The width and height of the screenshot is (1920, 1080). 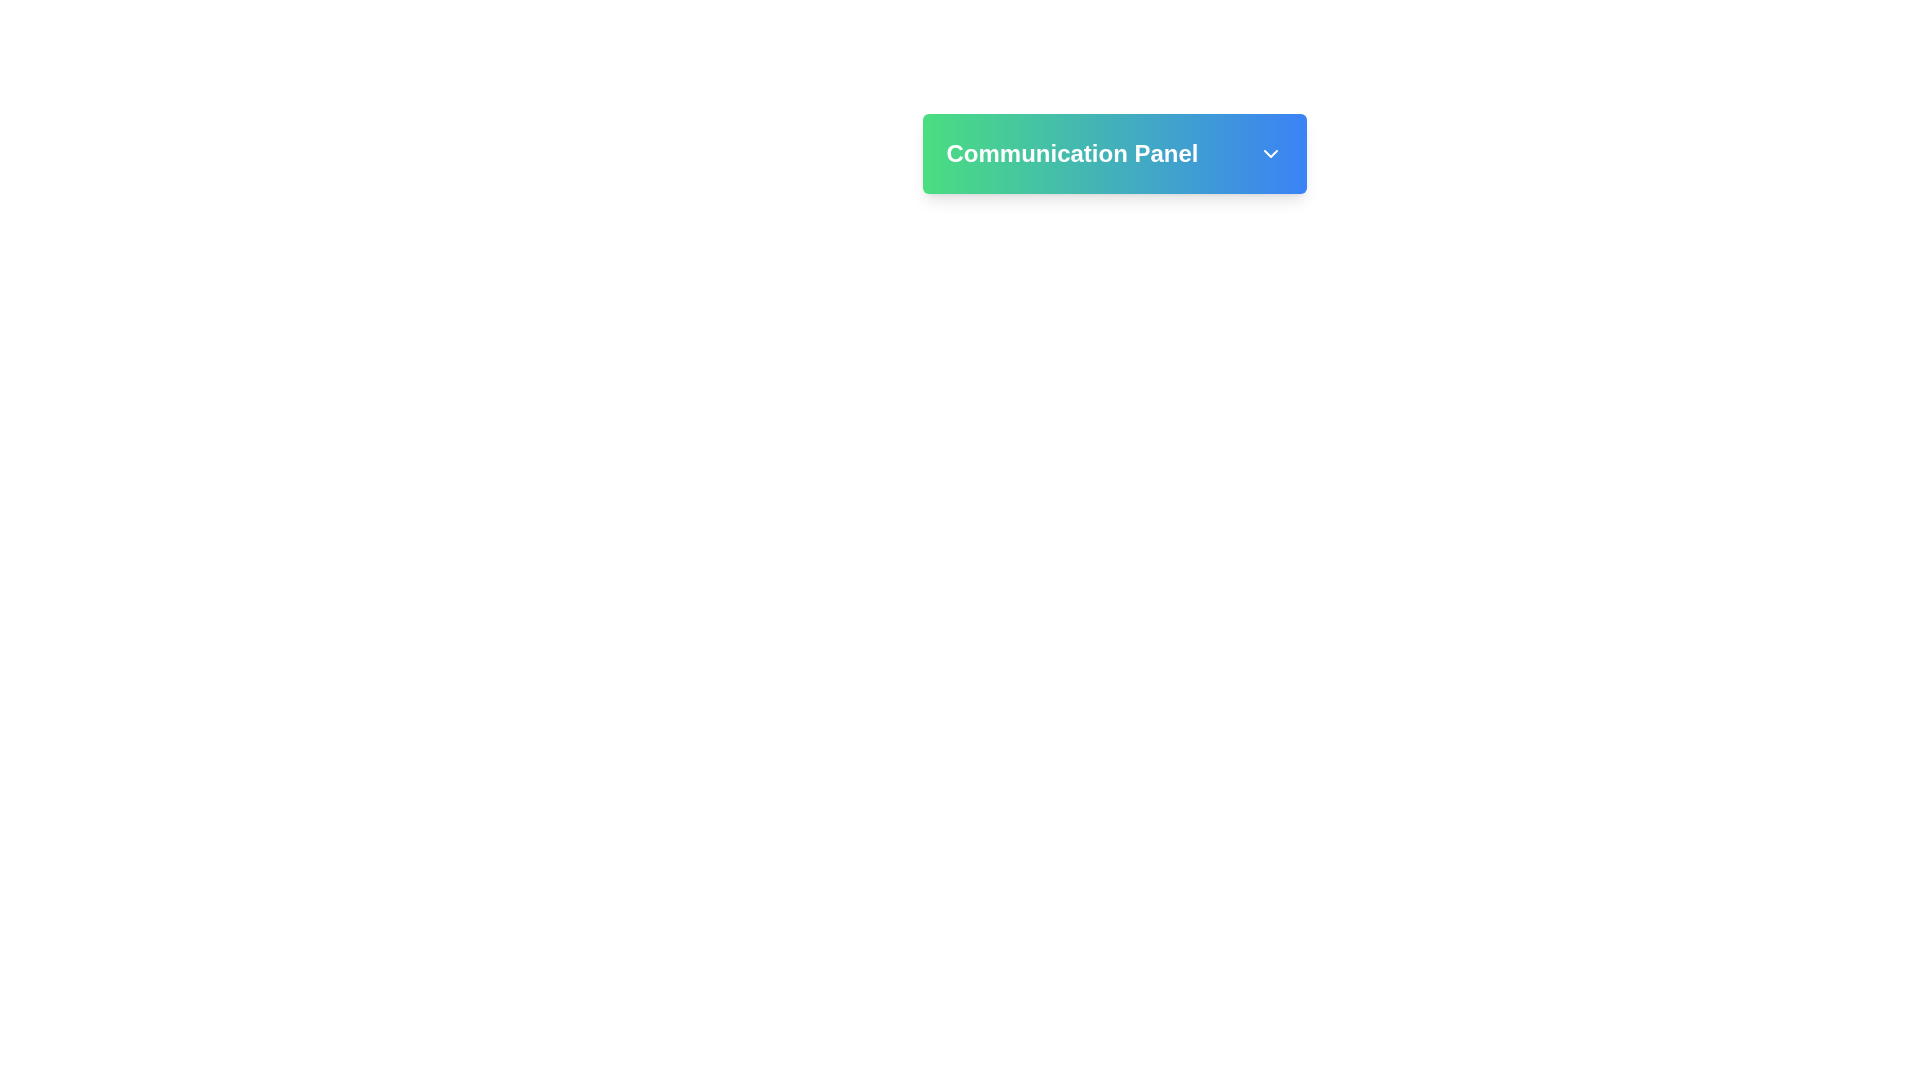 What do you see at coordinates (1113, 153) in the screenshot?
I see `the 'Communication Panel' text label` at bounding box center [1113, 153].